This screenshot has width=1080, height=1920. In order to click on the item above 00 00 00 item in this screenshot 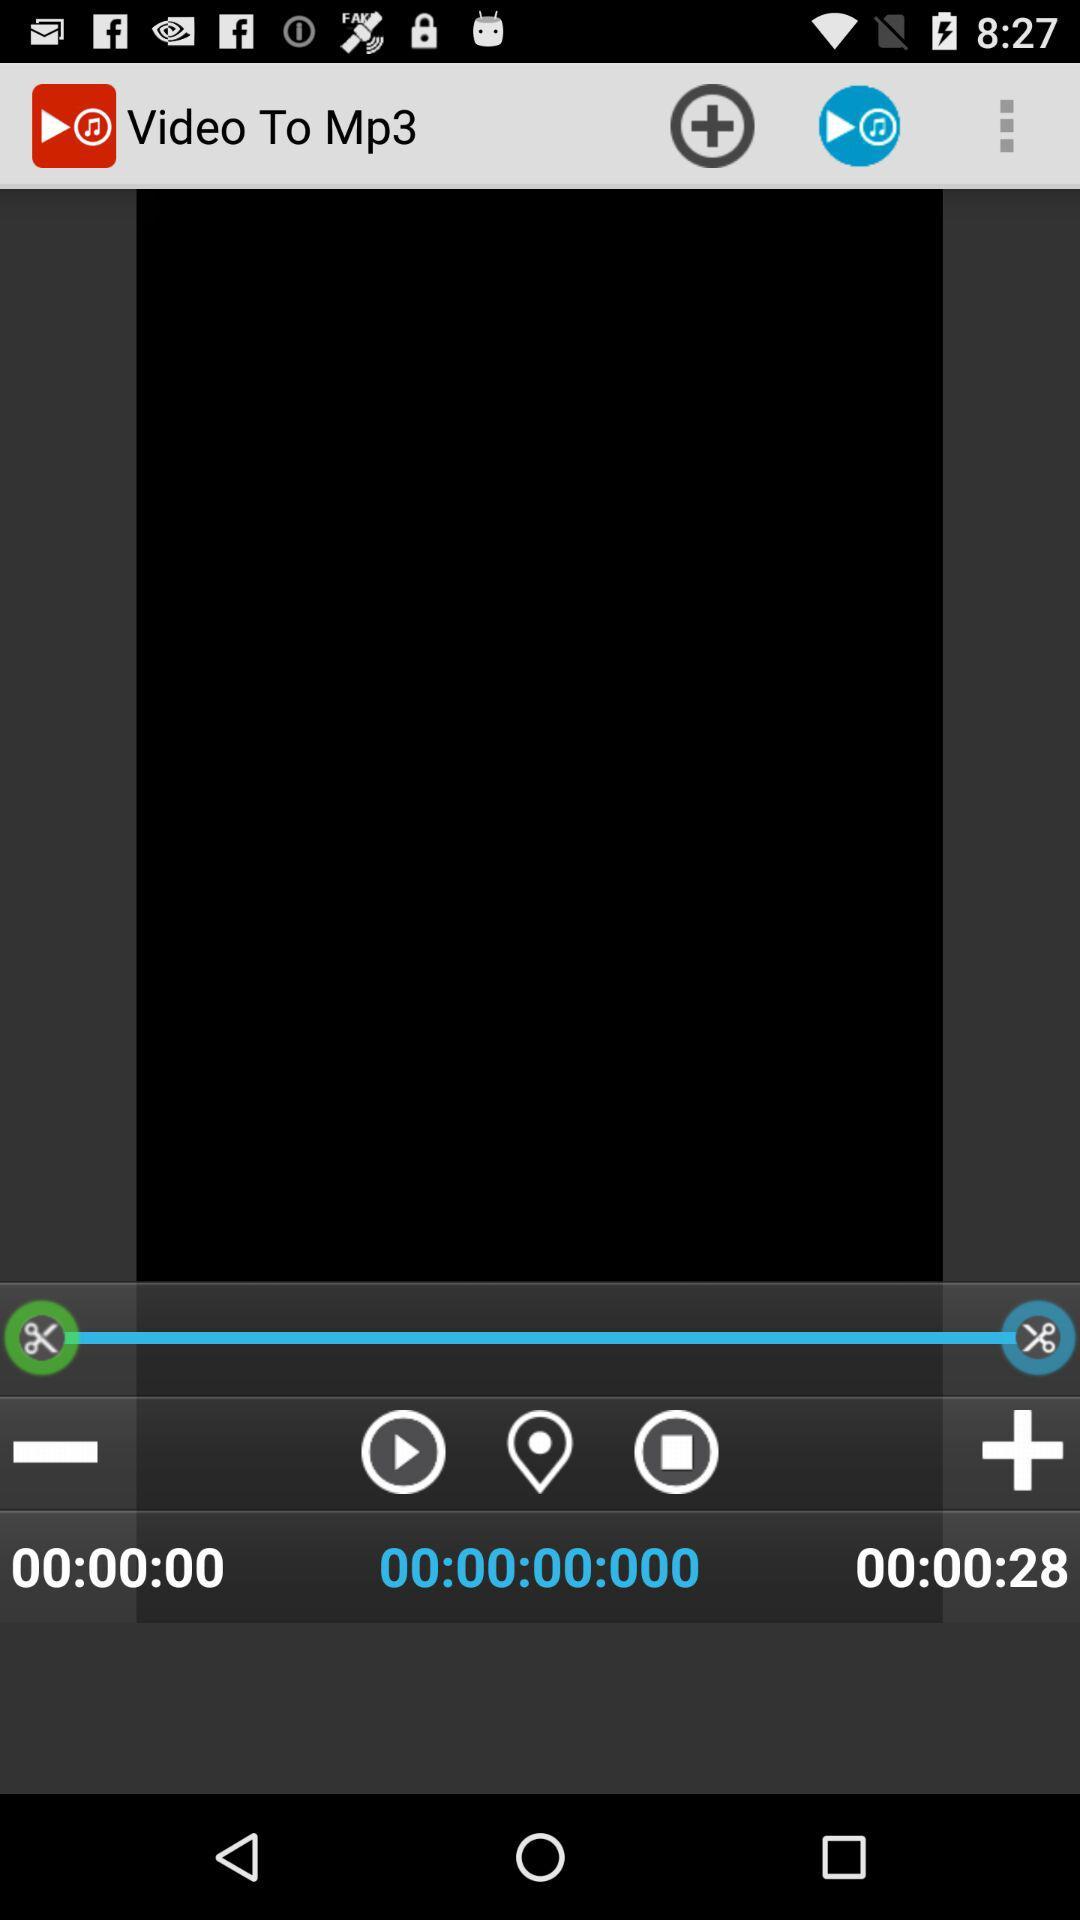, I will do `click(403, 1451)`.